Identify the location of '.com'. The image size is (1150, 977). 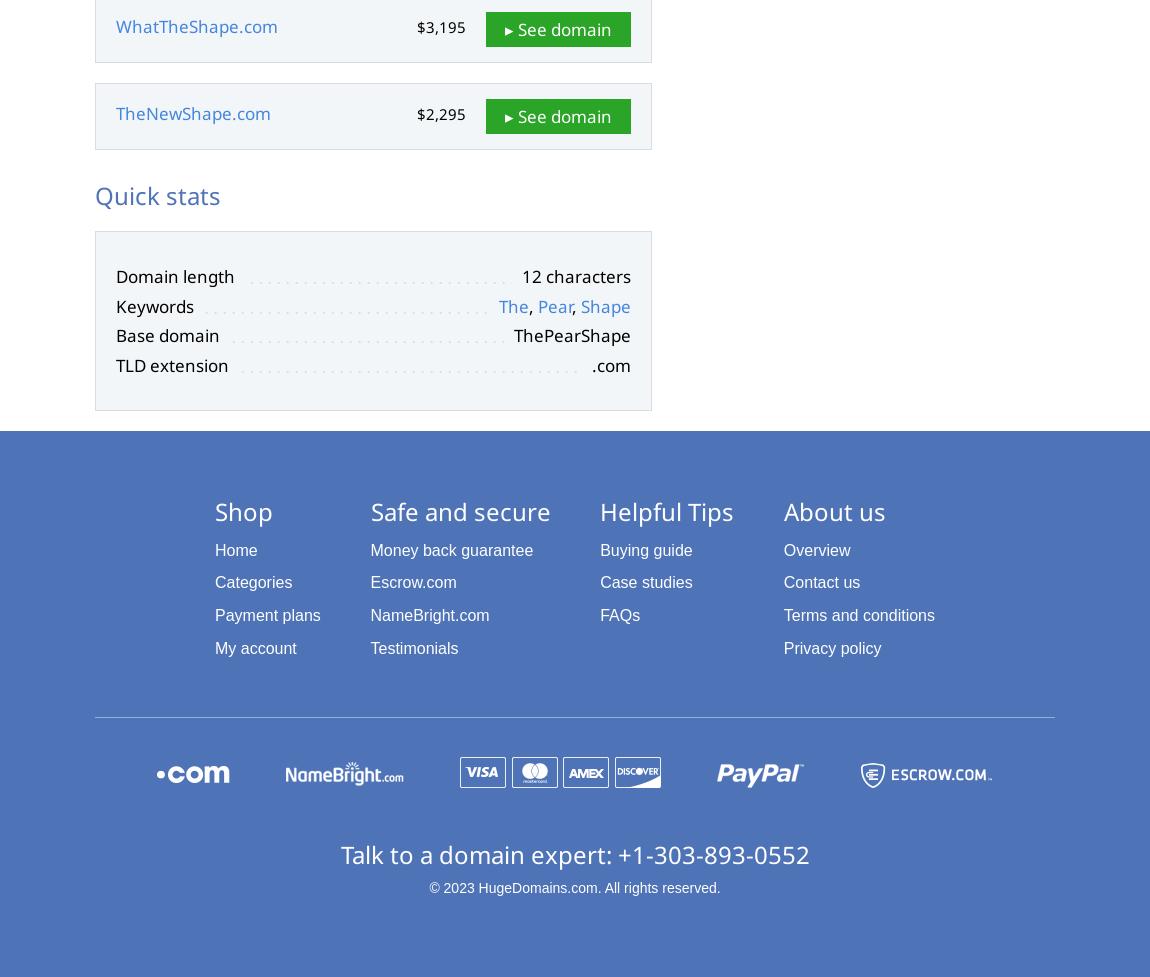
(610, 365).